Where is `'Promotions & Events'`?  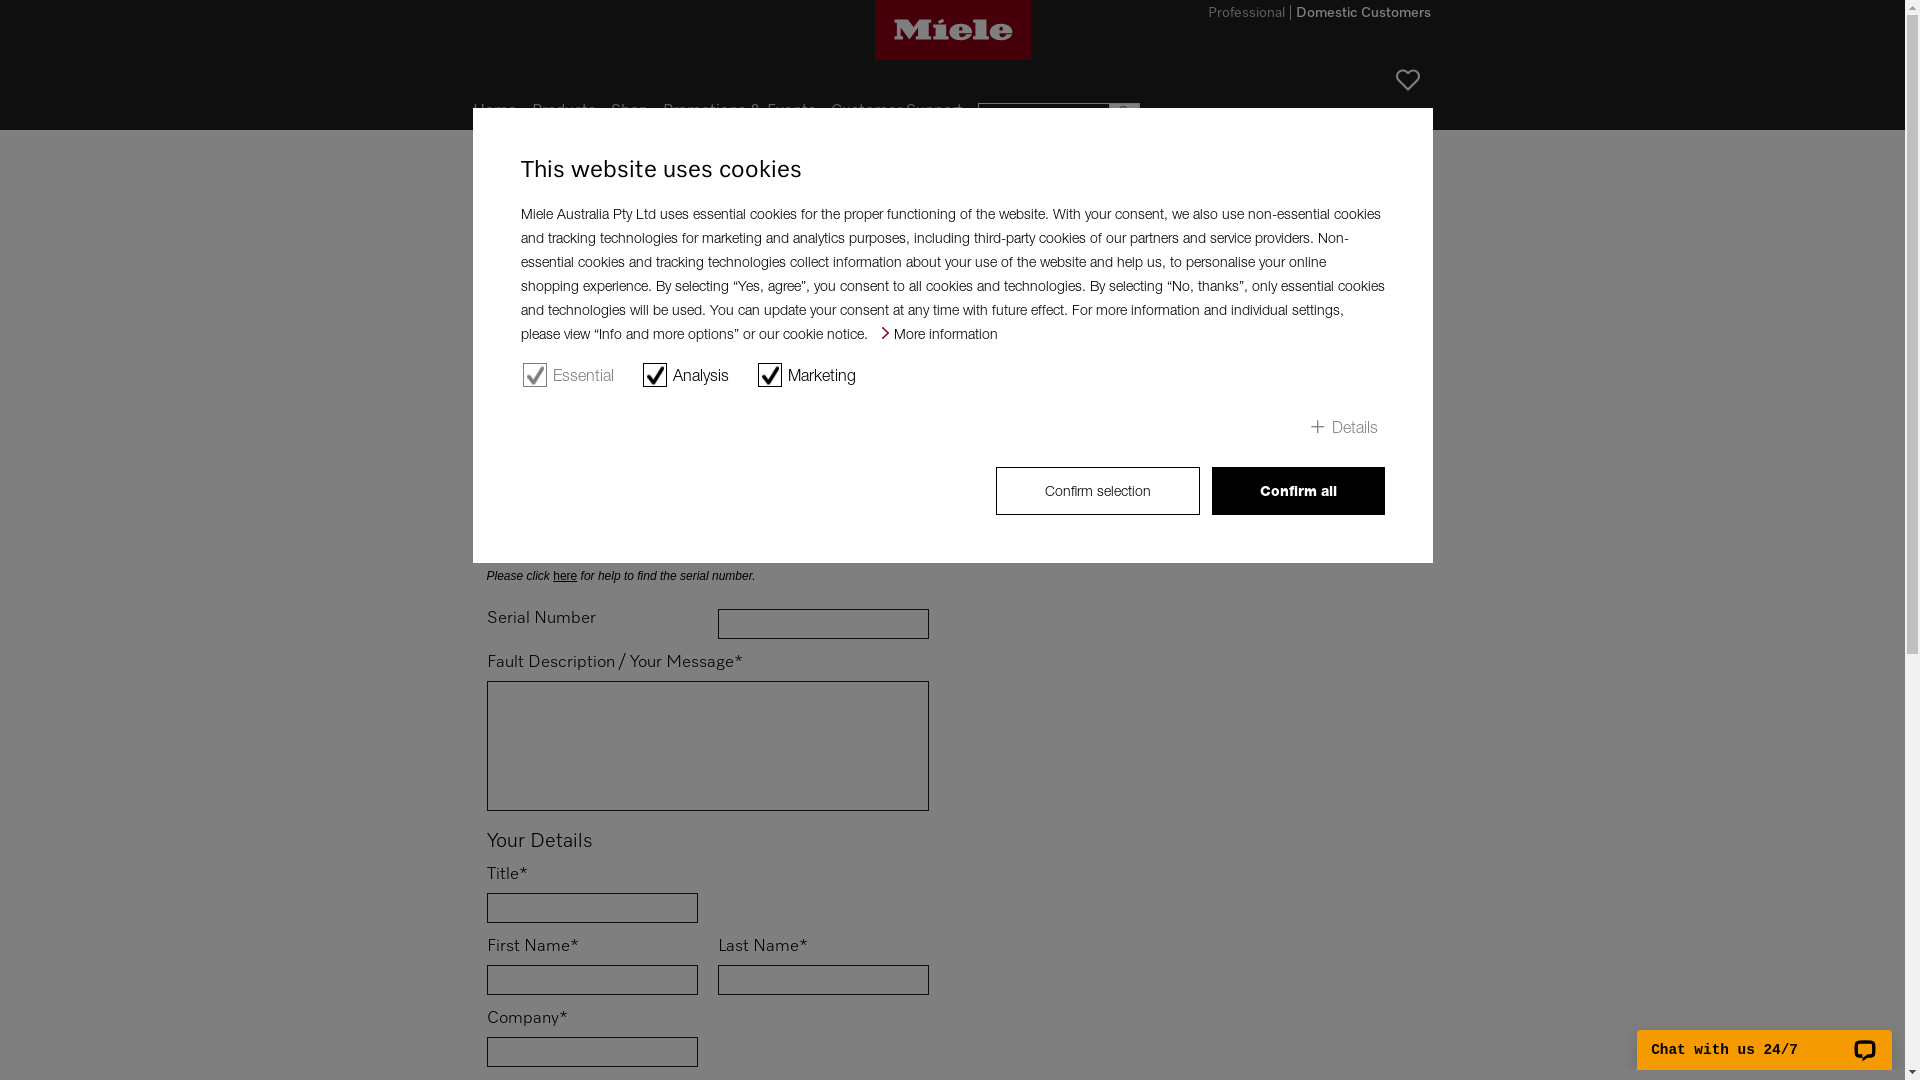 'Promotions & Events' is located at coordinates (737, 111).